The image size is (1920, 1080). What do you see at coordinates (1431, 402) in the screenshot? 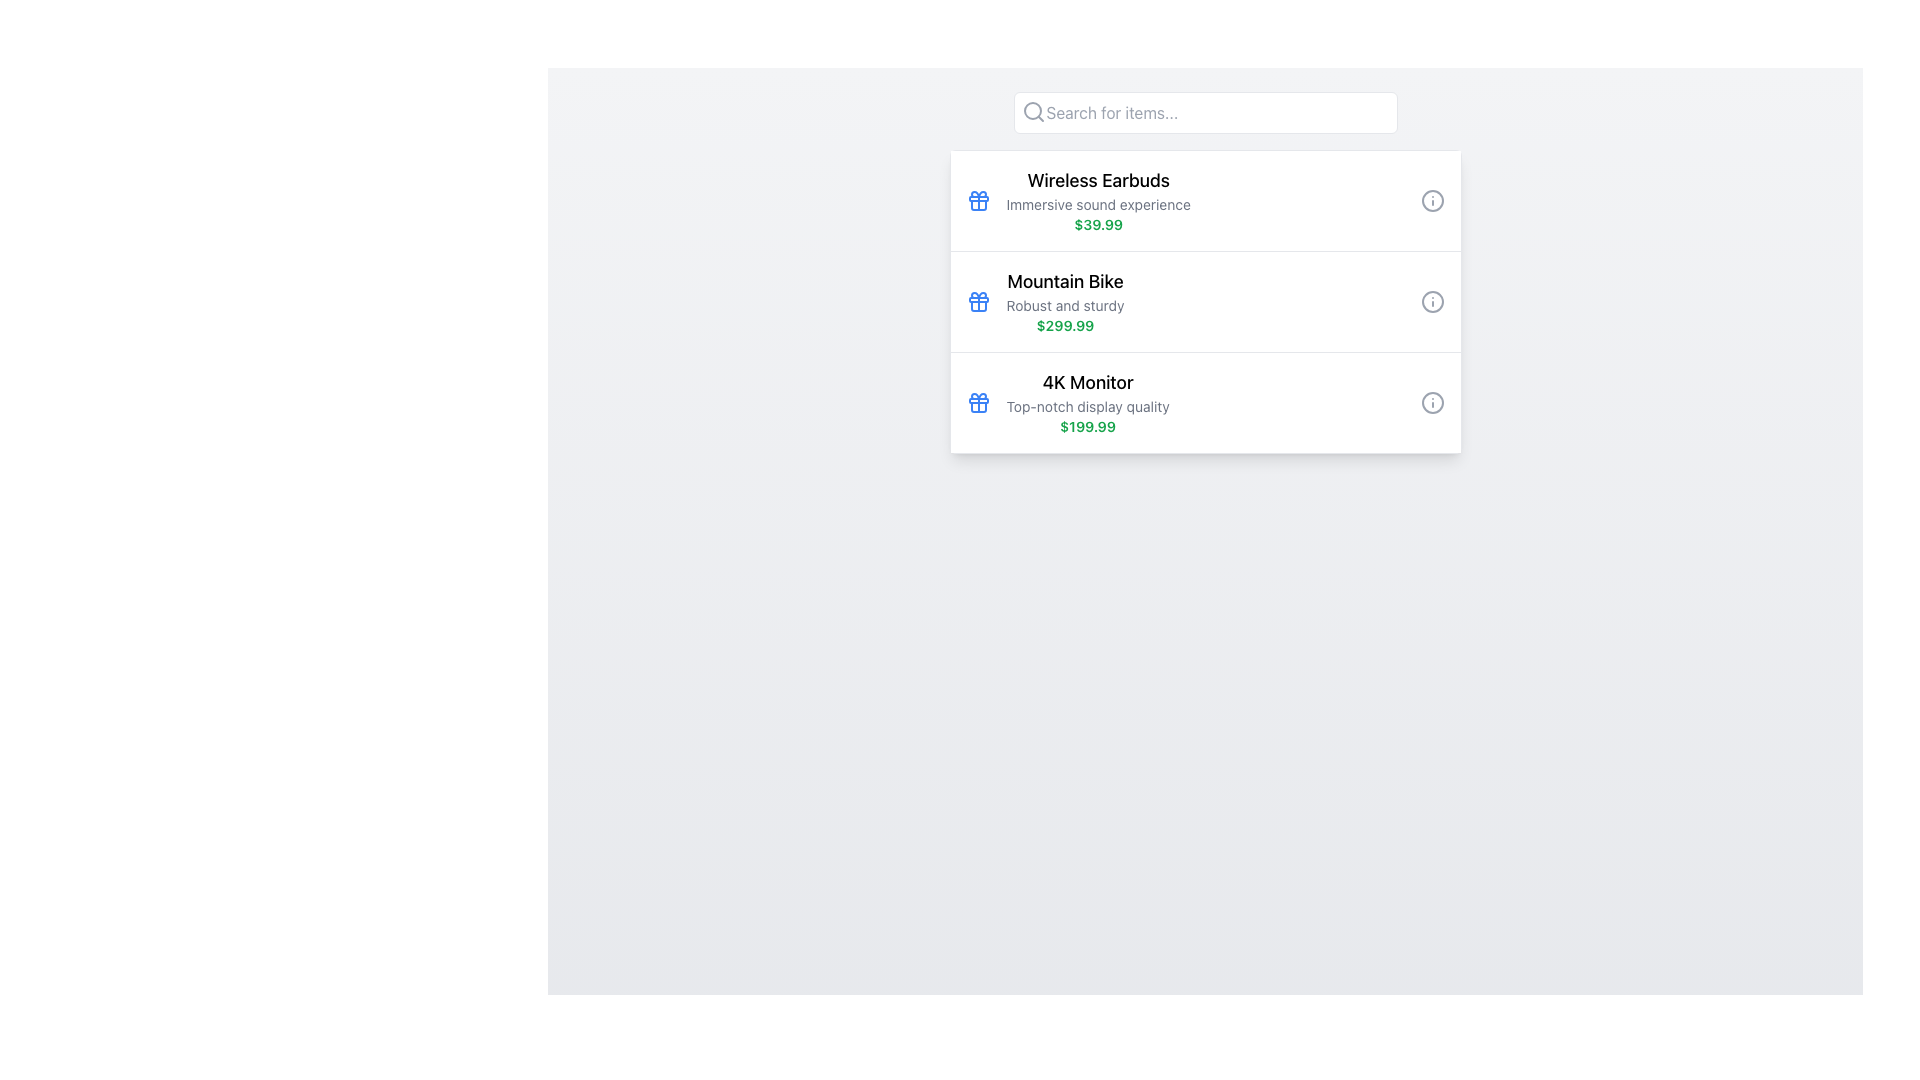
I see `the circular SVG component located within the third item's info icon in a vertical list` at bounding box center [1431, 402].